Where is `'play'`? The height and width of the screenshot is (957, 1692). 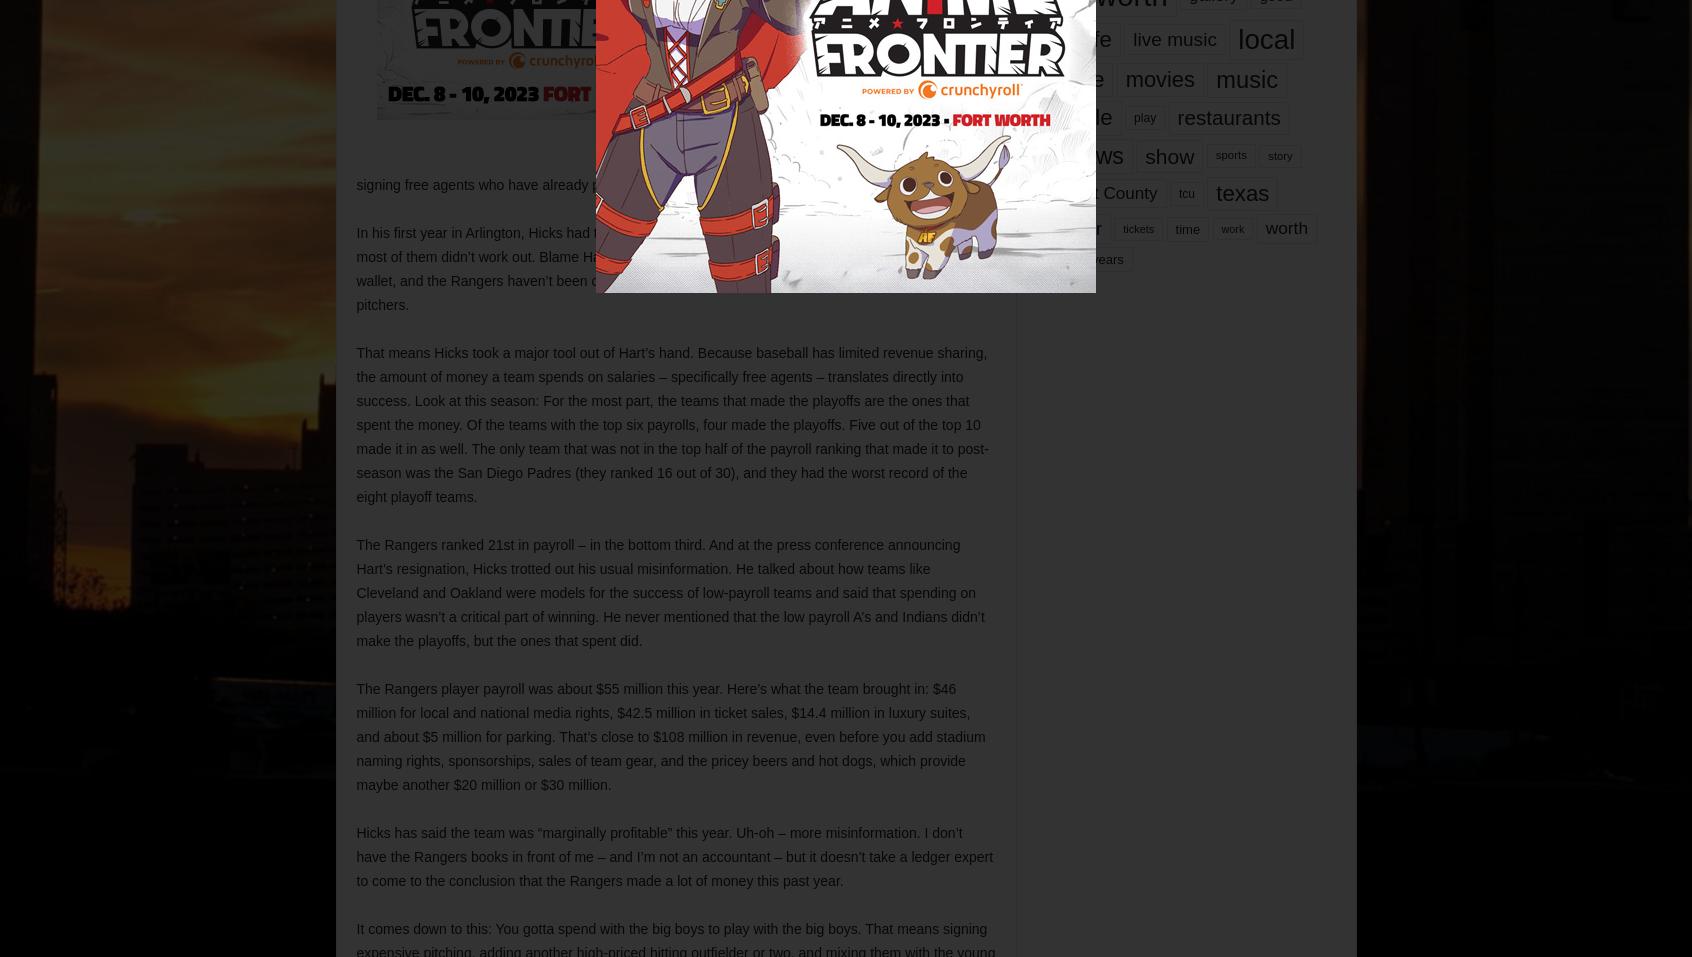
'play' is located at coordinates (1143, 117).